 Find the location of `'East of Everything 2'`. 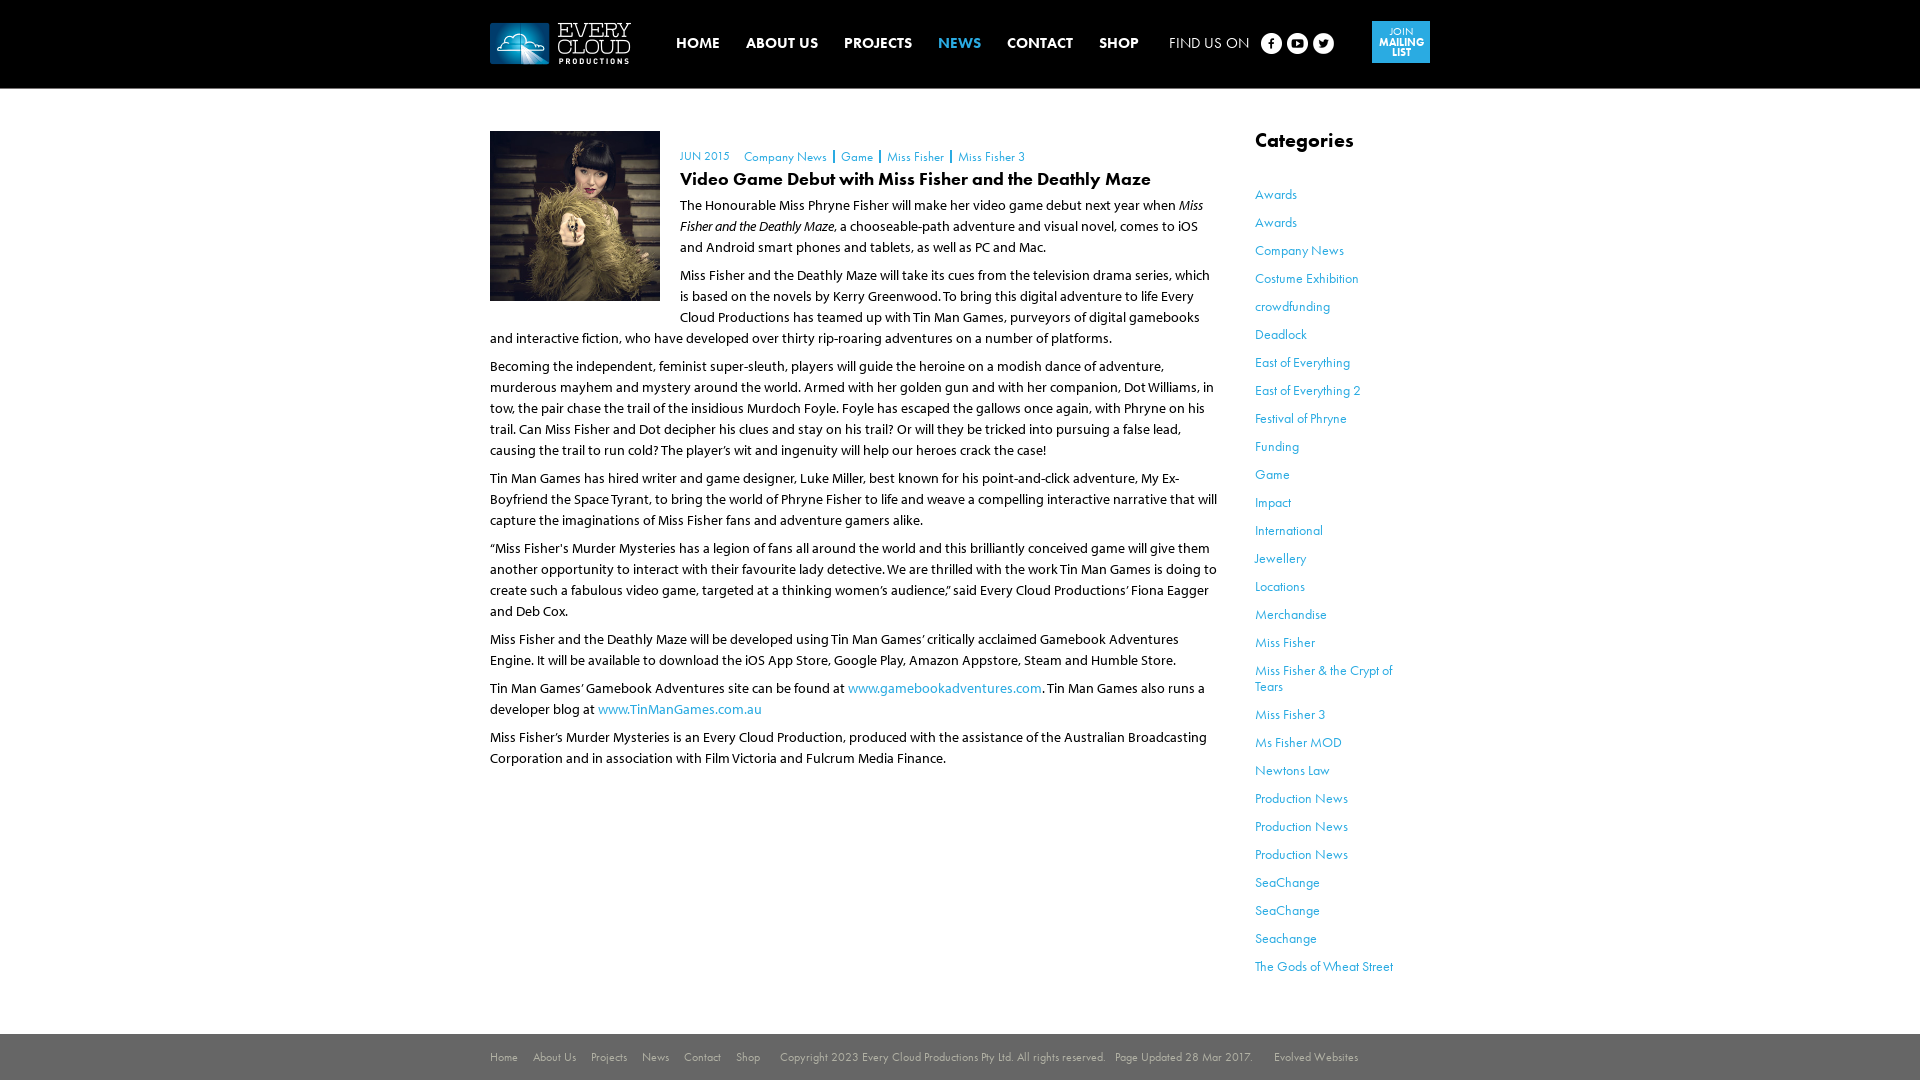

'East of Everything 2' is located at coordinates (1308, 389).